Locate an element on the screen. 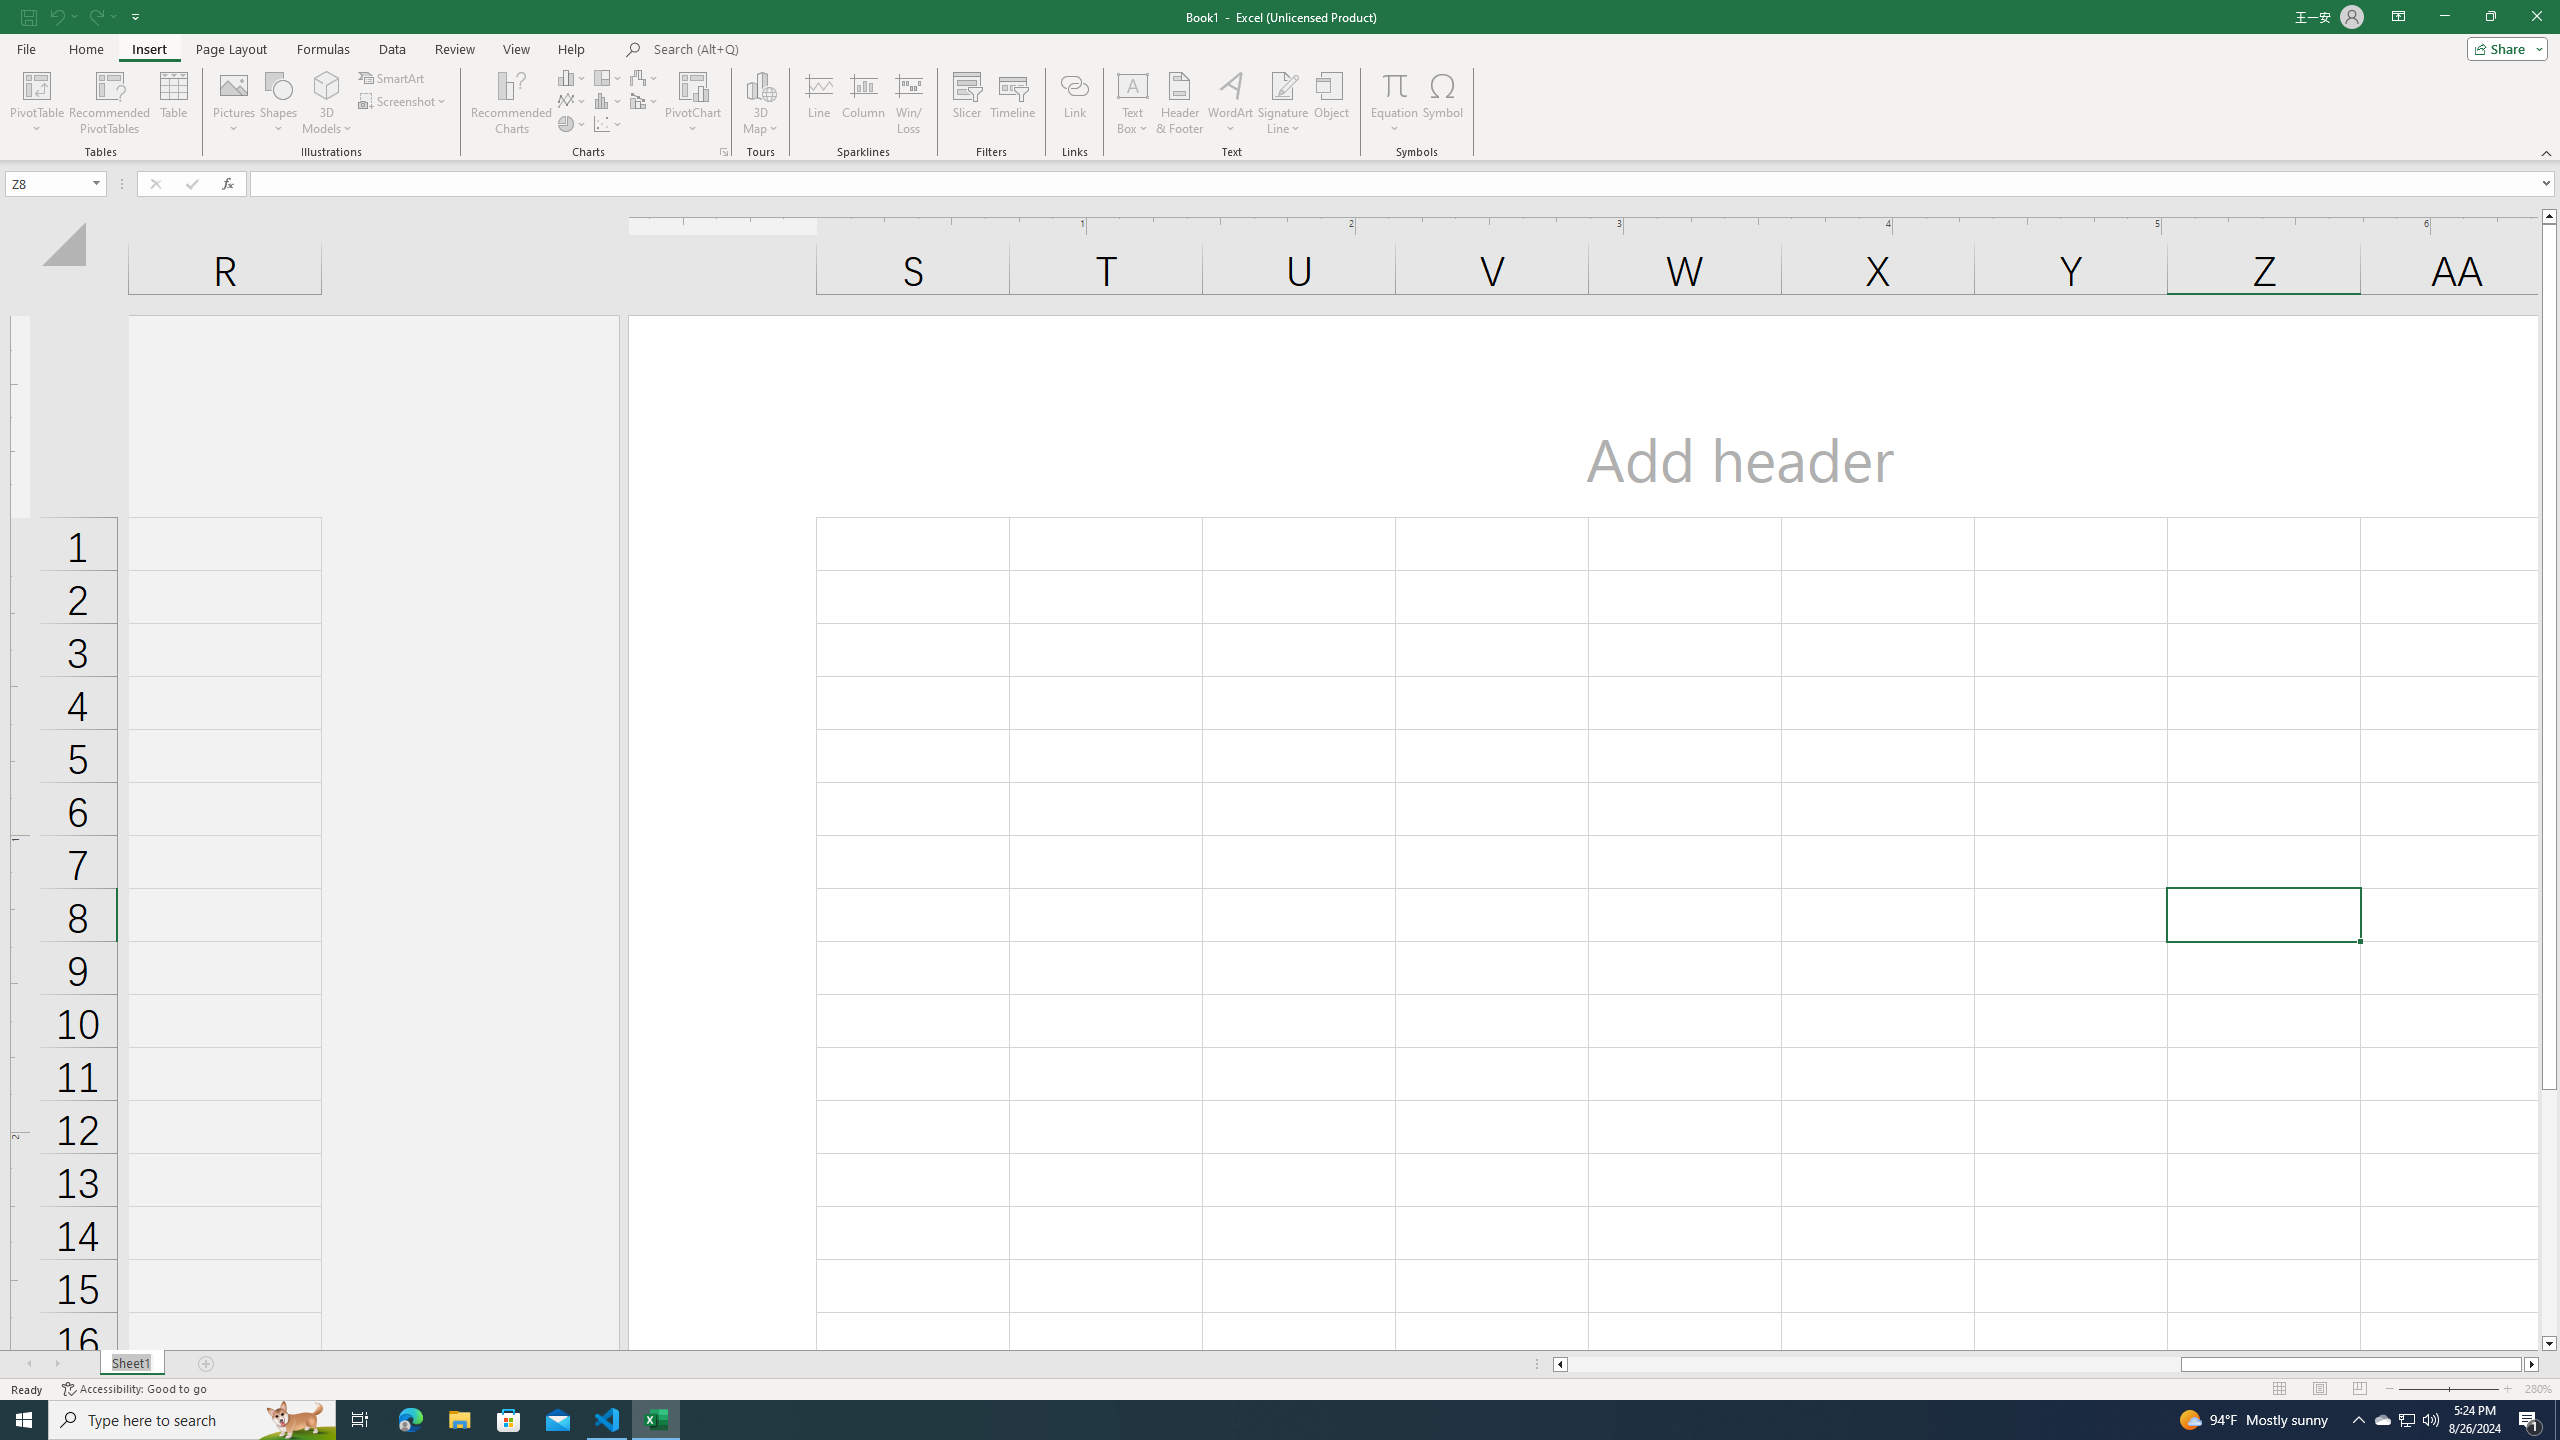 This screenshot has height=1440, width=2560. 'Insert Column or Bar Chart' is located at coordinates (572, 77).